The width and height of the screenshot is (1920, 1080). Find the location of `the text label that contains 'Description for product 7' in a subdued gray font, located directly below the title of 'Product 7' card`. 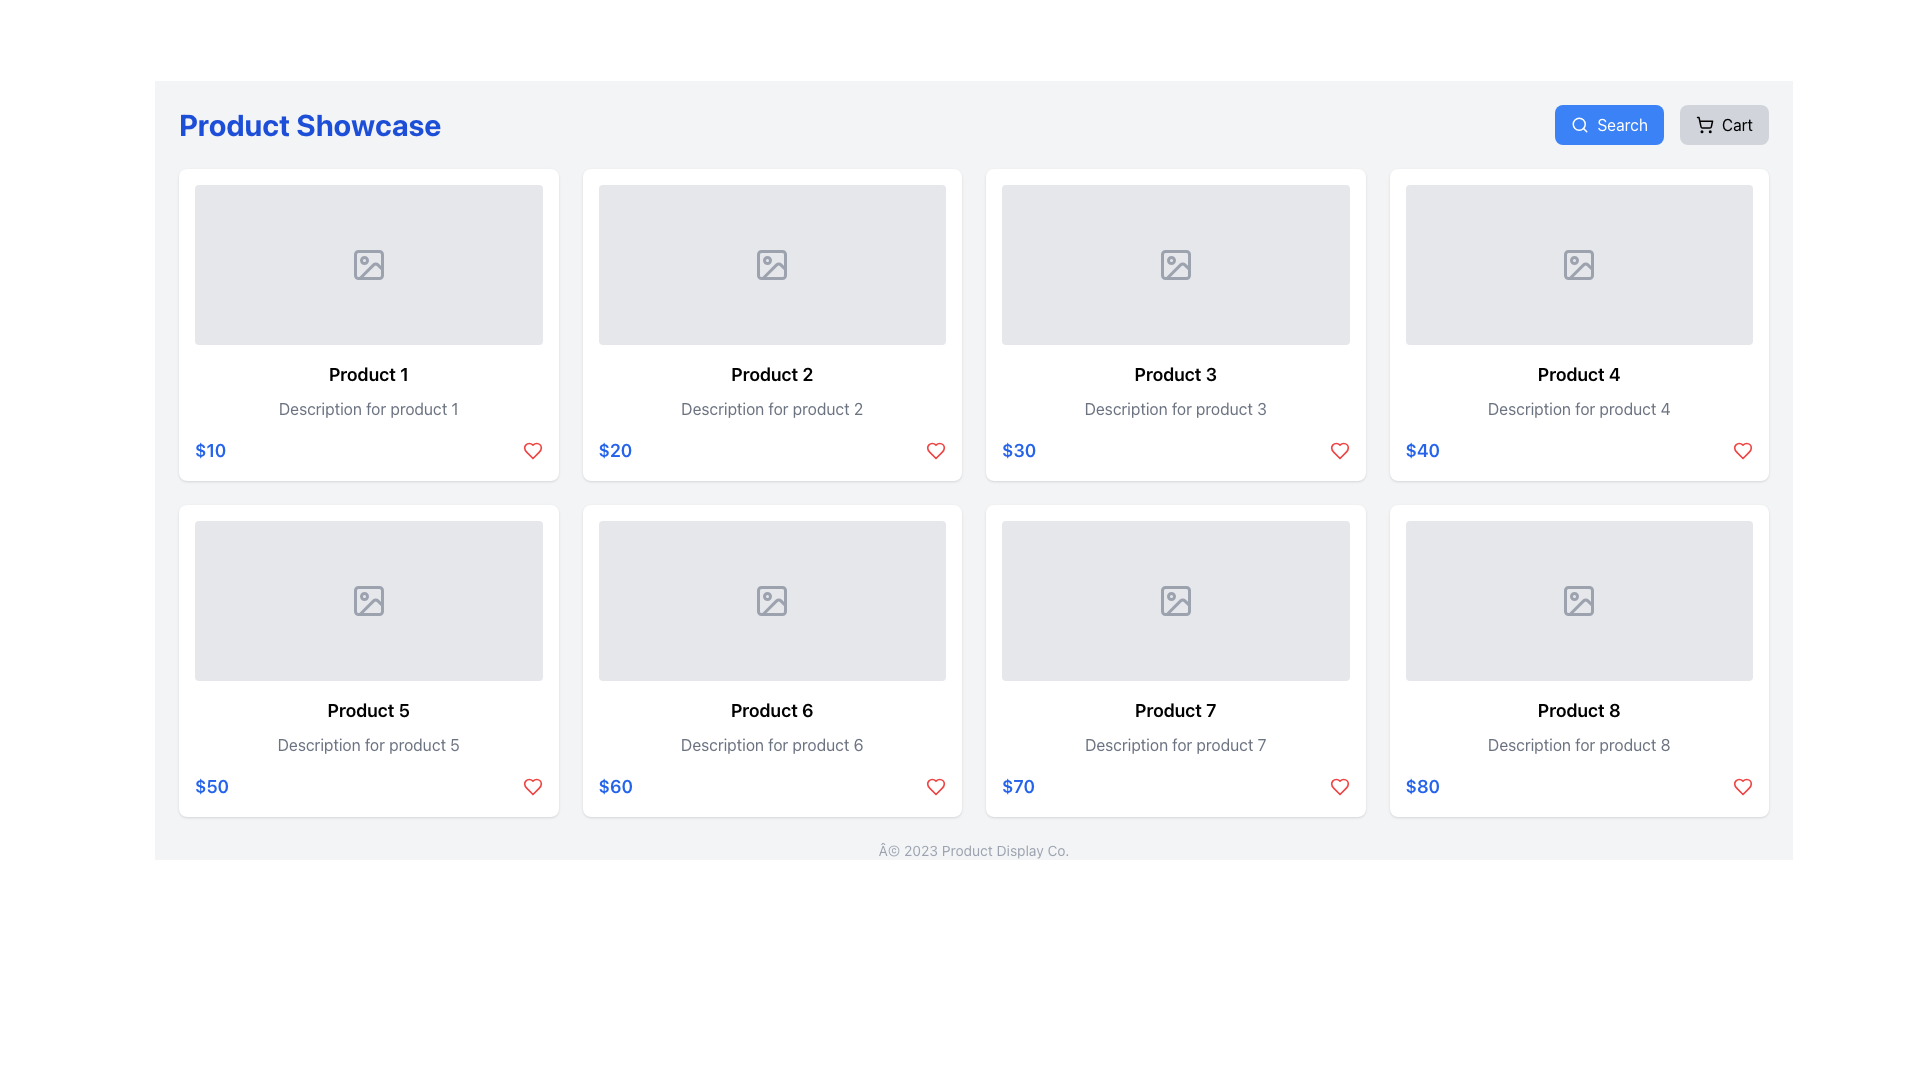

the text label that contains 'Description for product 7' in a subdued gray font, located directly below the title of 'Product 7' card is located at coordinates (1175, 744).